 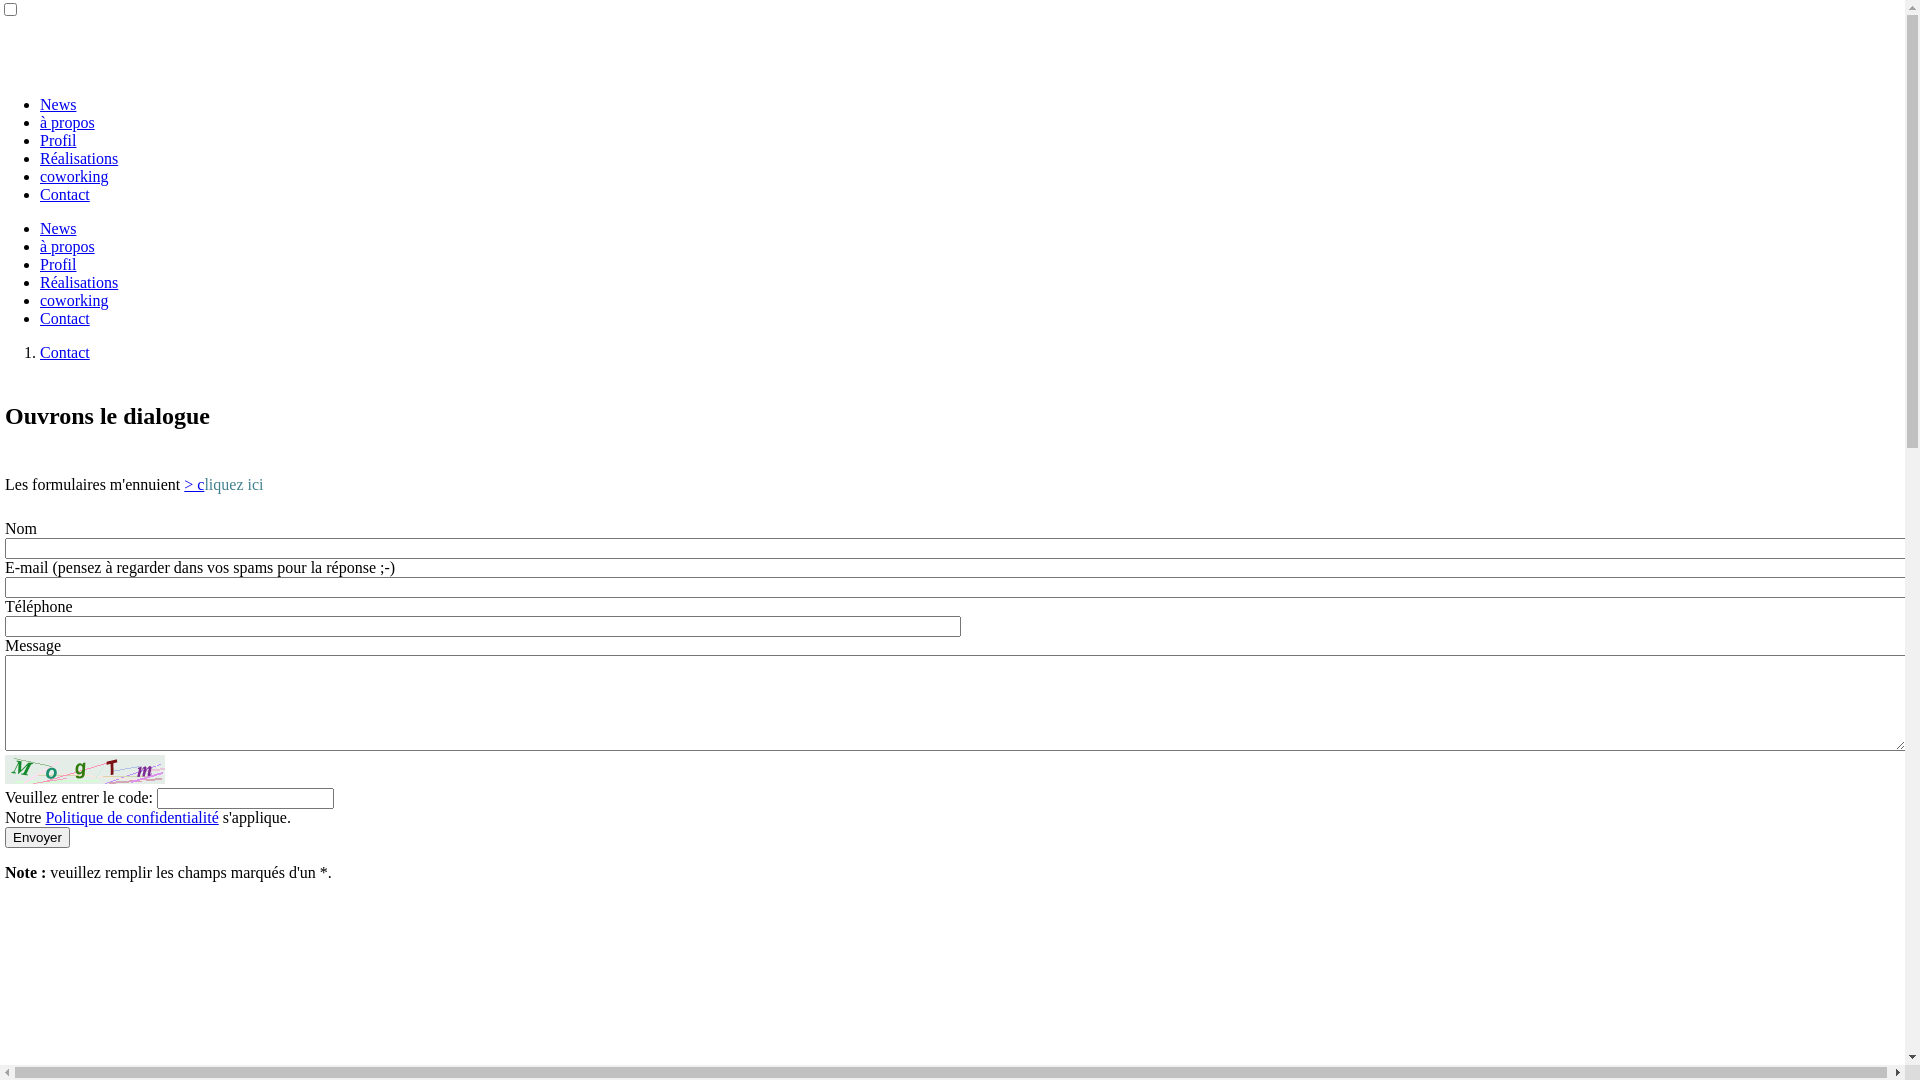 What do you see at coordinates (73, 300) in the screenshot?
I see `'coworking'` at bounding box center [73, 300].